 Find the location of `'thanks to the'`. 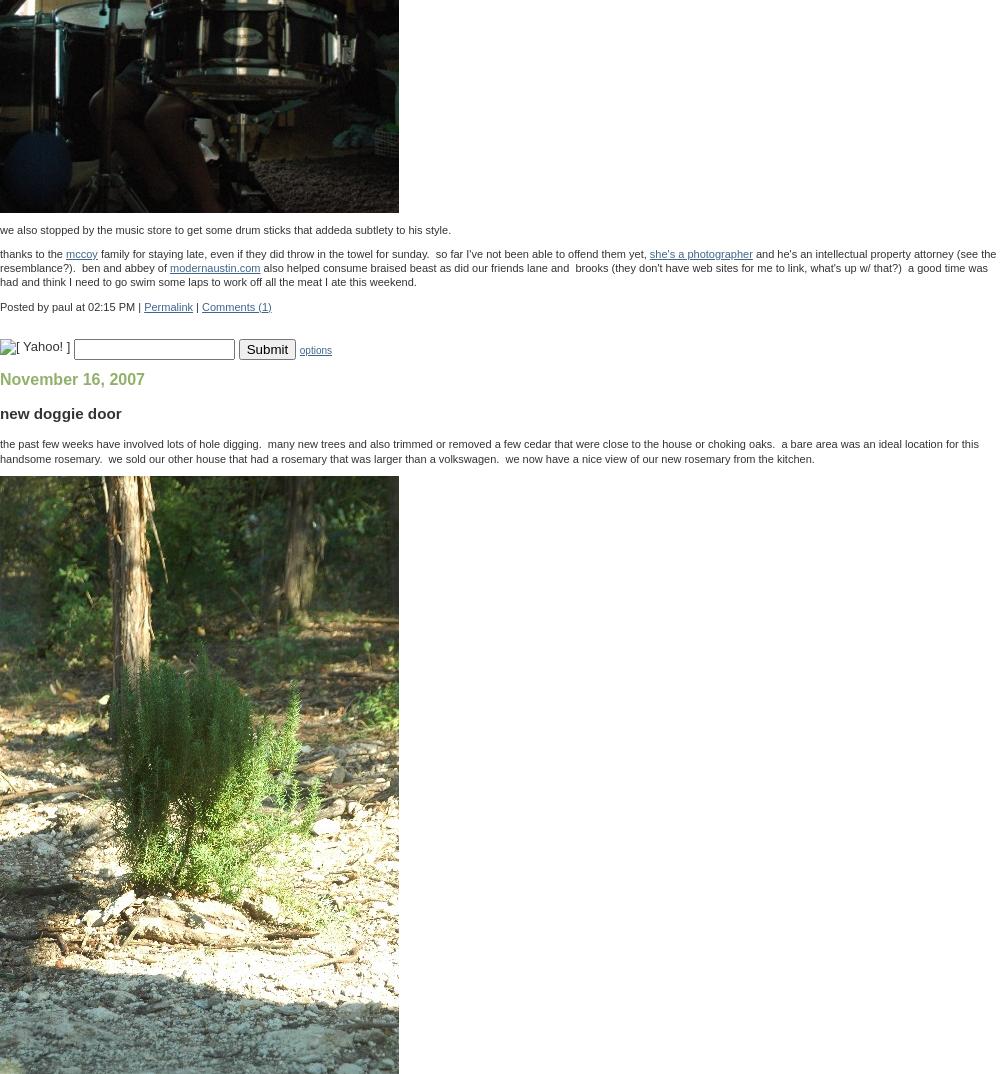

'thanks to the' is located at coordinates (33, 252).